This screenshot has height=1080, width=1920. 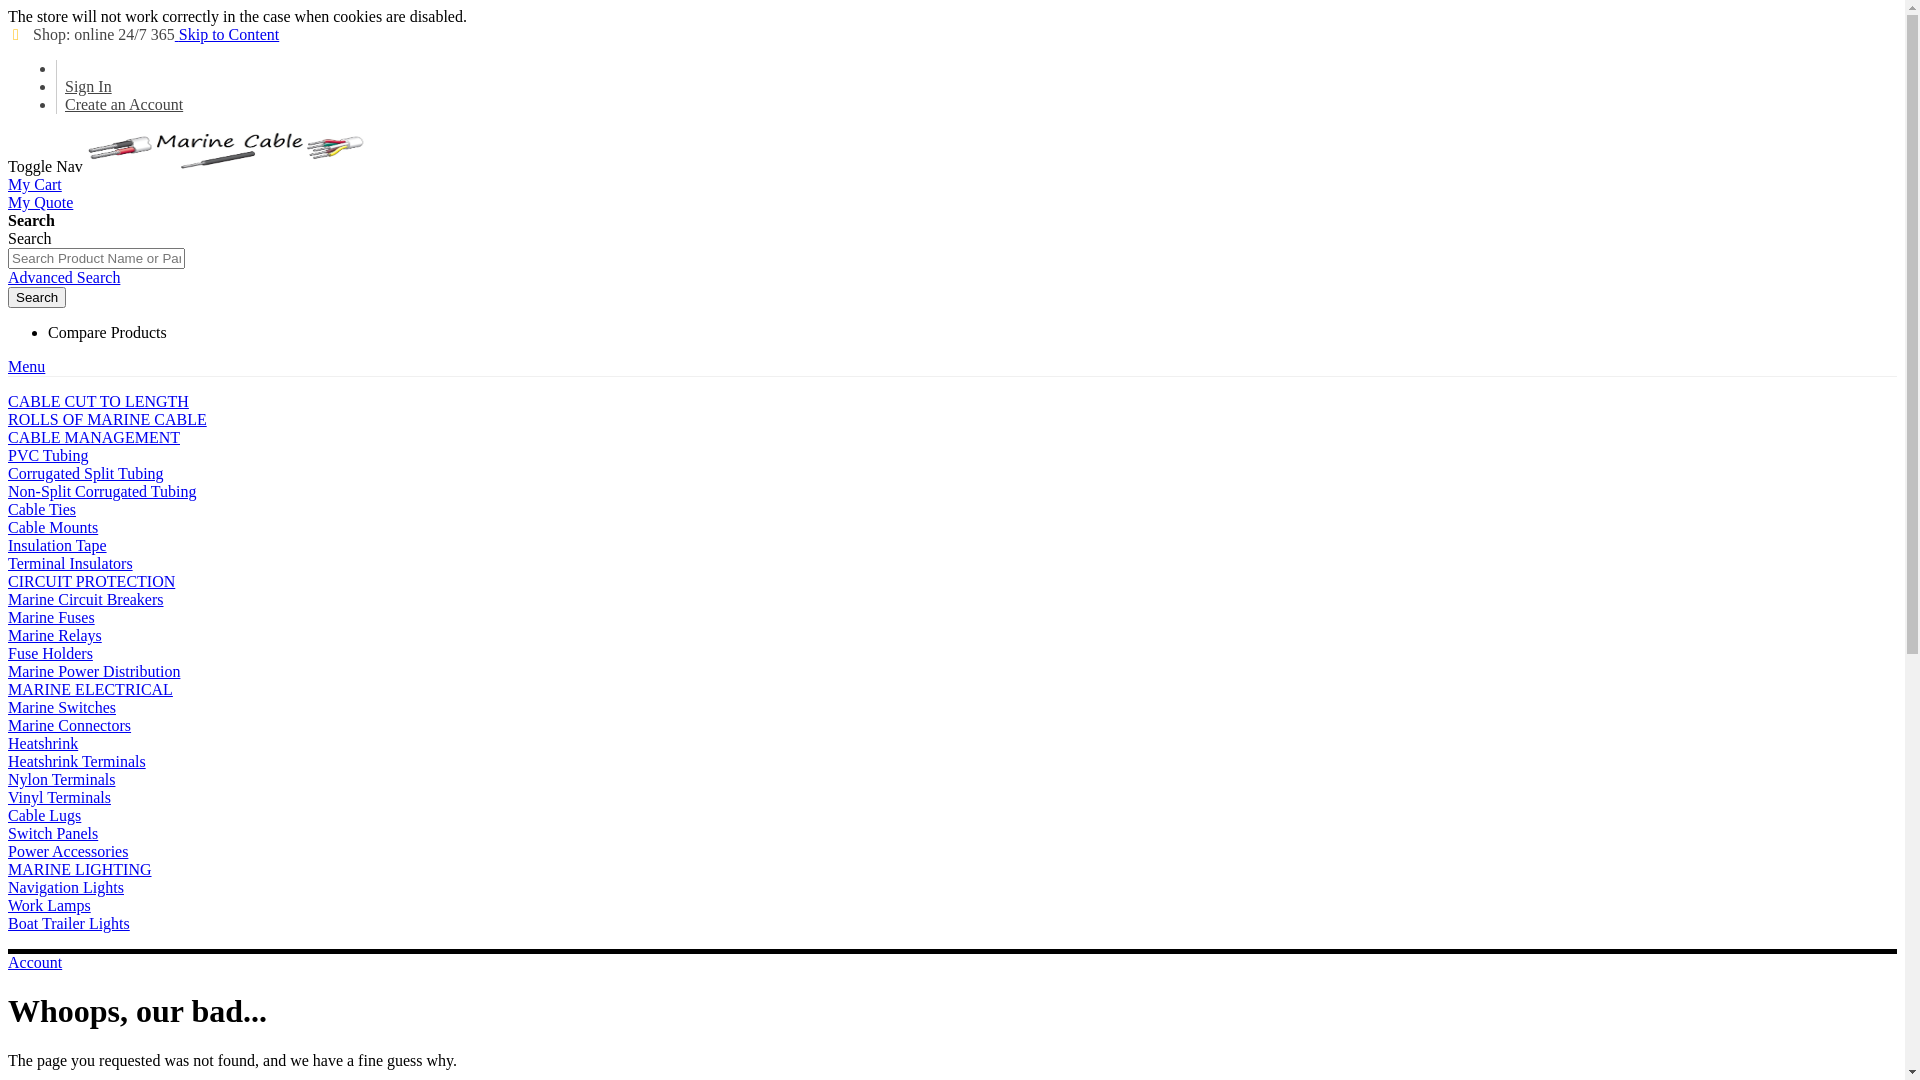 I want to click on 'ROLLS OF MARINE CABLE', so click(x=106, y=418).